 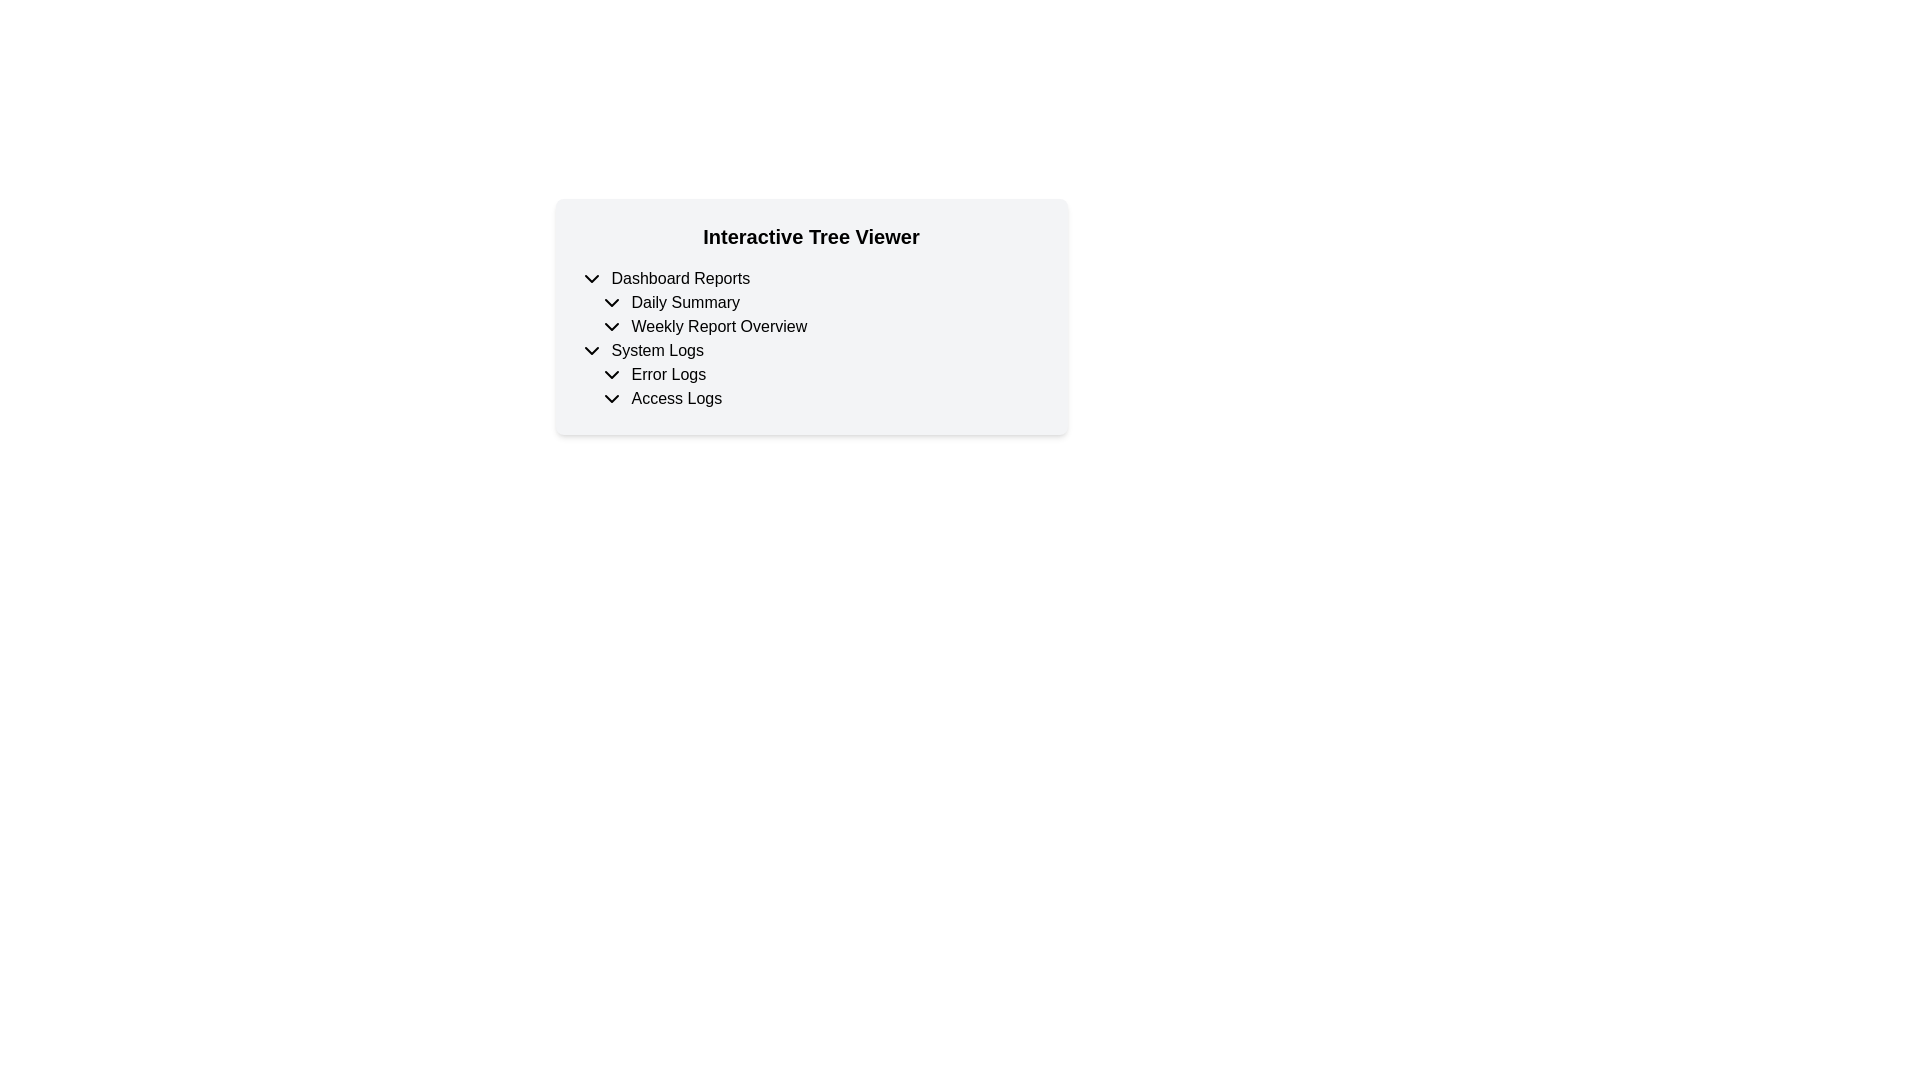 I want to click on the 'System Logs' label in the hierarchical tree display, which is located beneath 'Weekly Report Overview' and above 'Error Logs', so click(x=657, y=350).